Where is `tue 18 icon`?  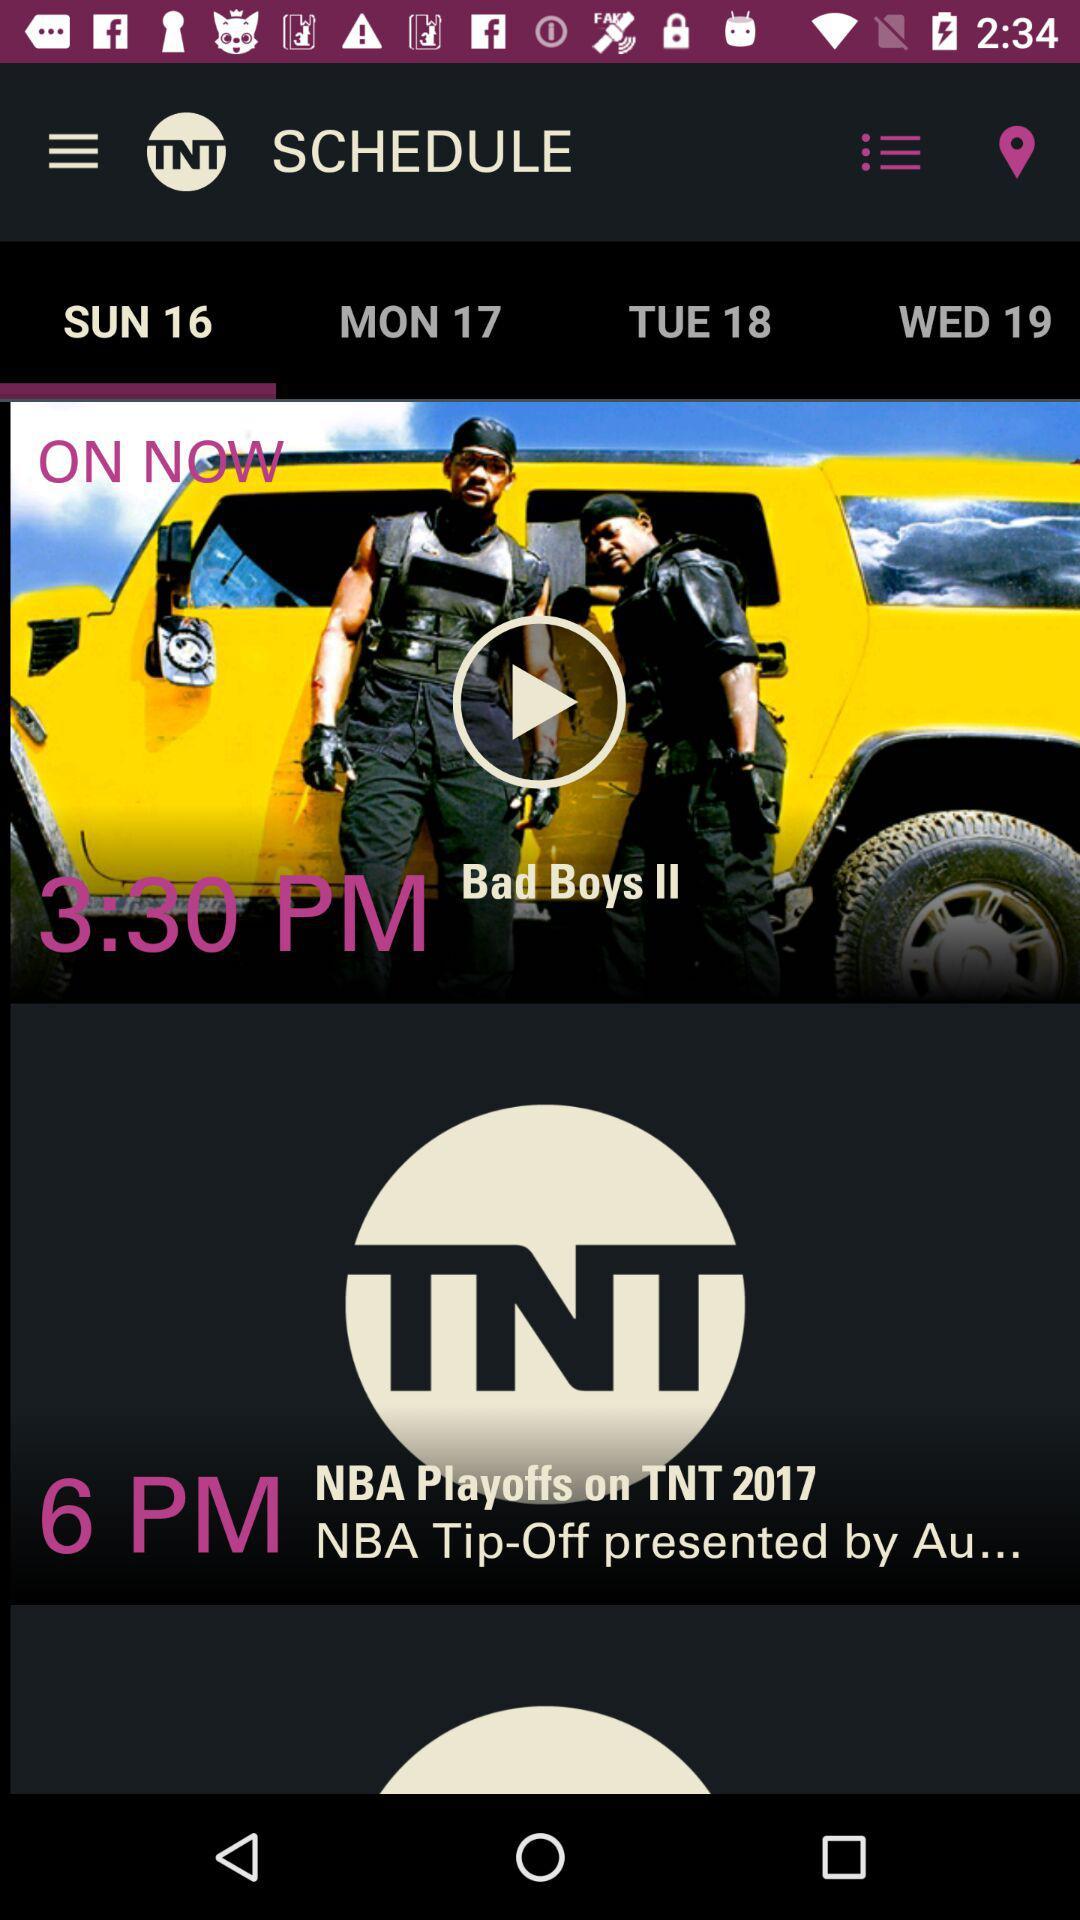
tue 18 icon is located at coordinates (699, 320).